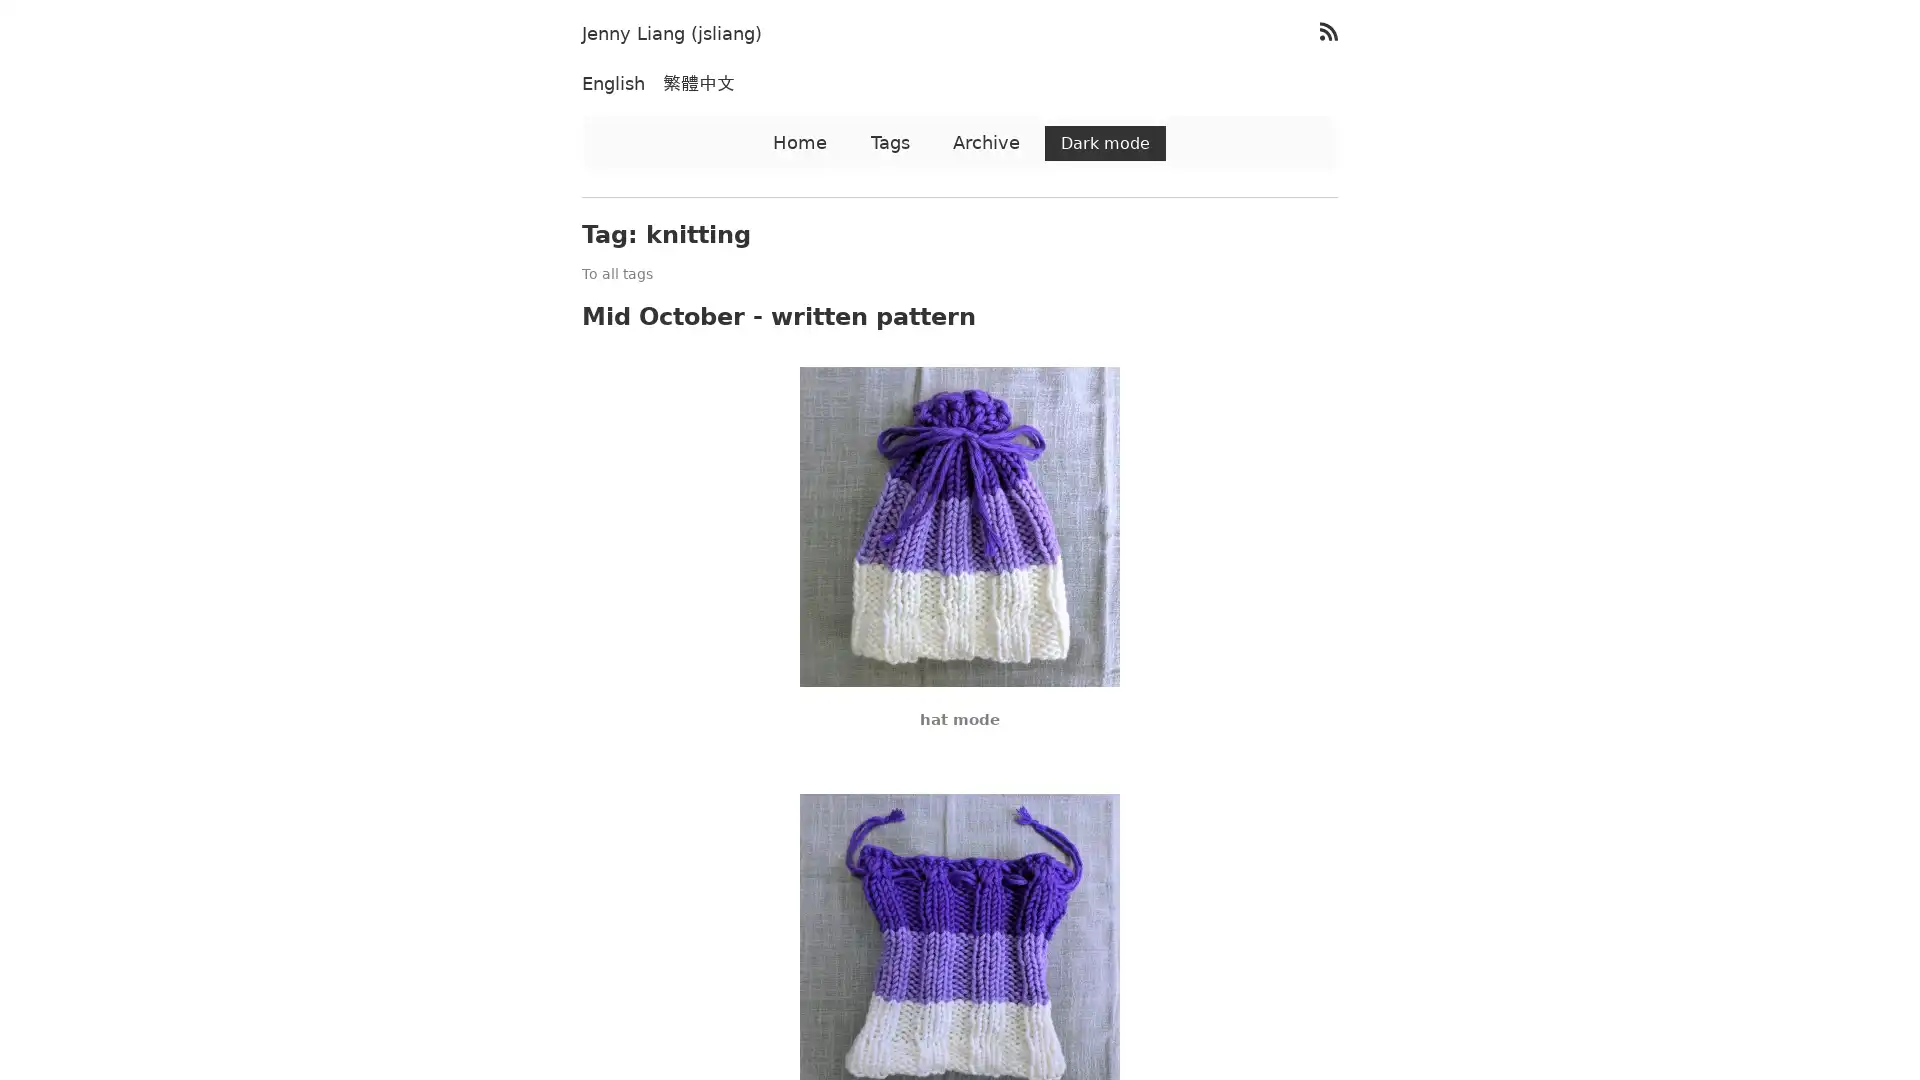 Image resolution: width=1920 pixels, height=1080 pixels. I want to click on Dark mode, so click(1104, 142).